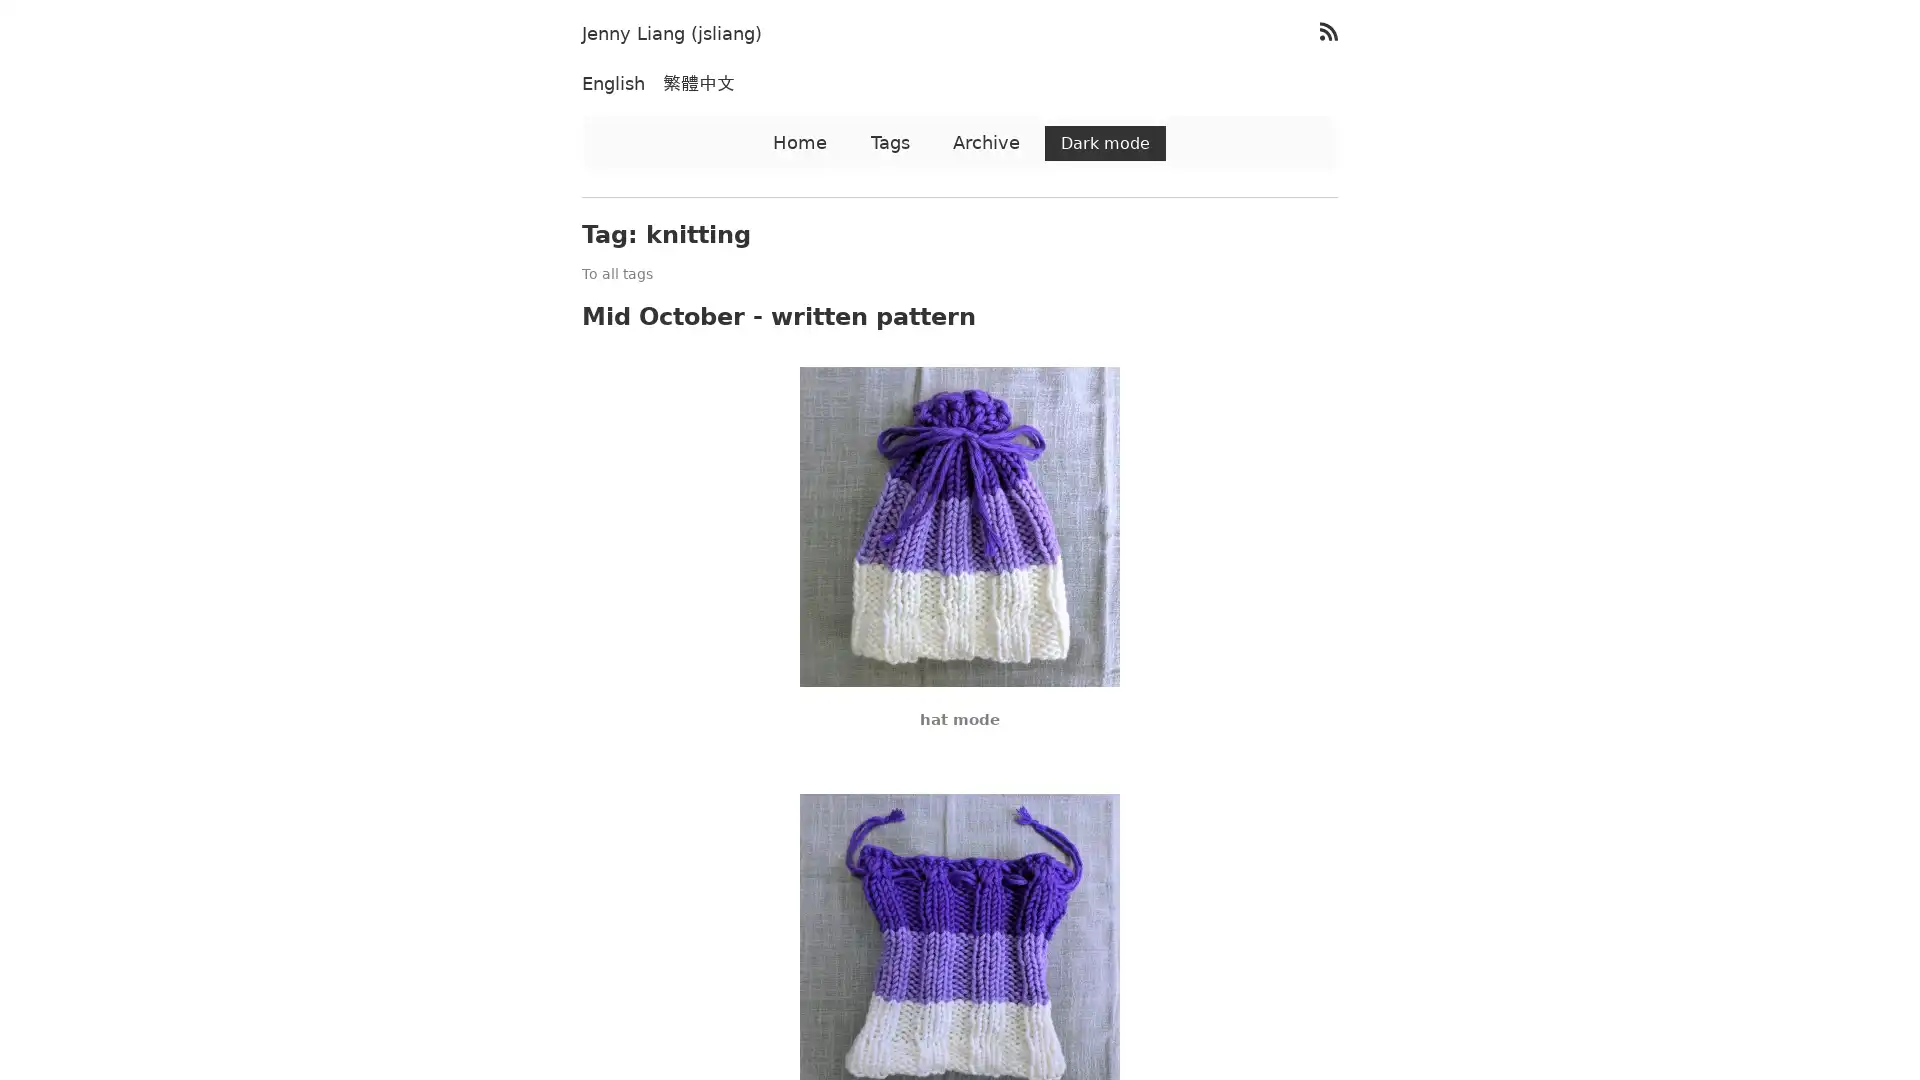 Image resolution: width=1920 pixels, height=1080 pixels. I want to click on Dark mode, so click(1104, 142).